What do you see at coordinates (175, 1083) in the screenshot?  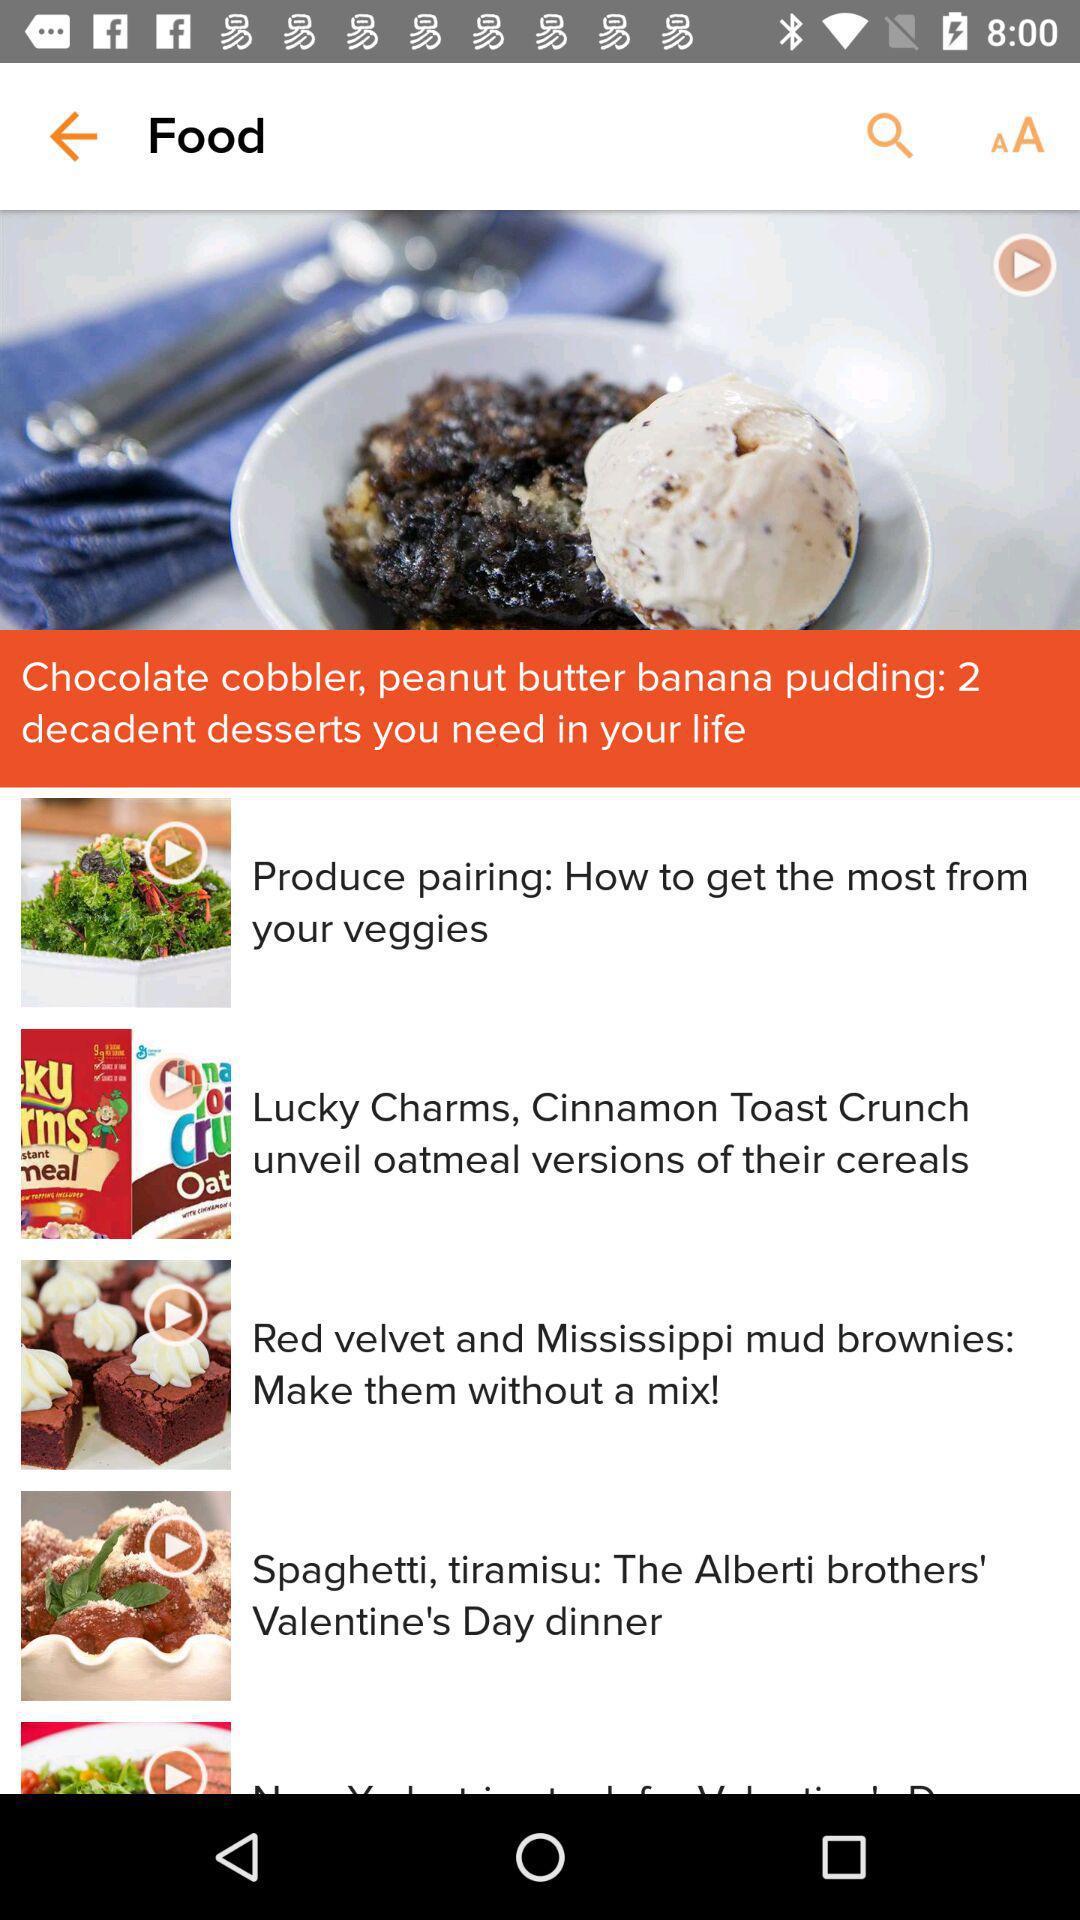 I see `the third play option` at bounding box center [175, 1083].